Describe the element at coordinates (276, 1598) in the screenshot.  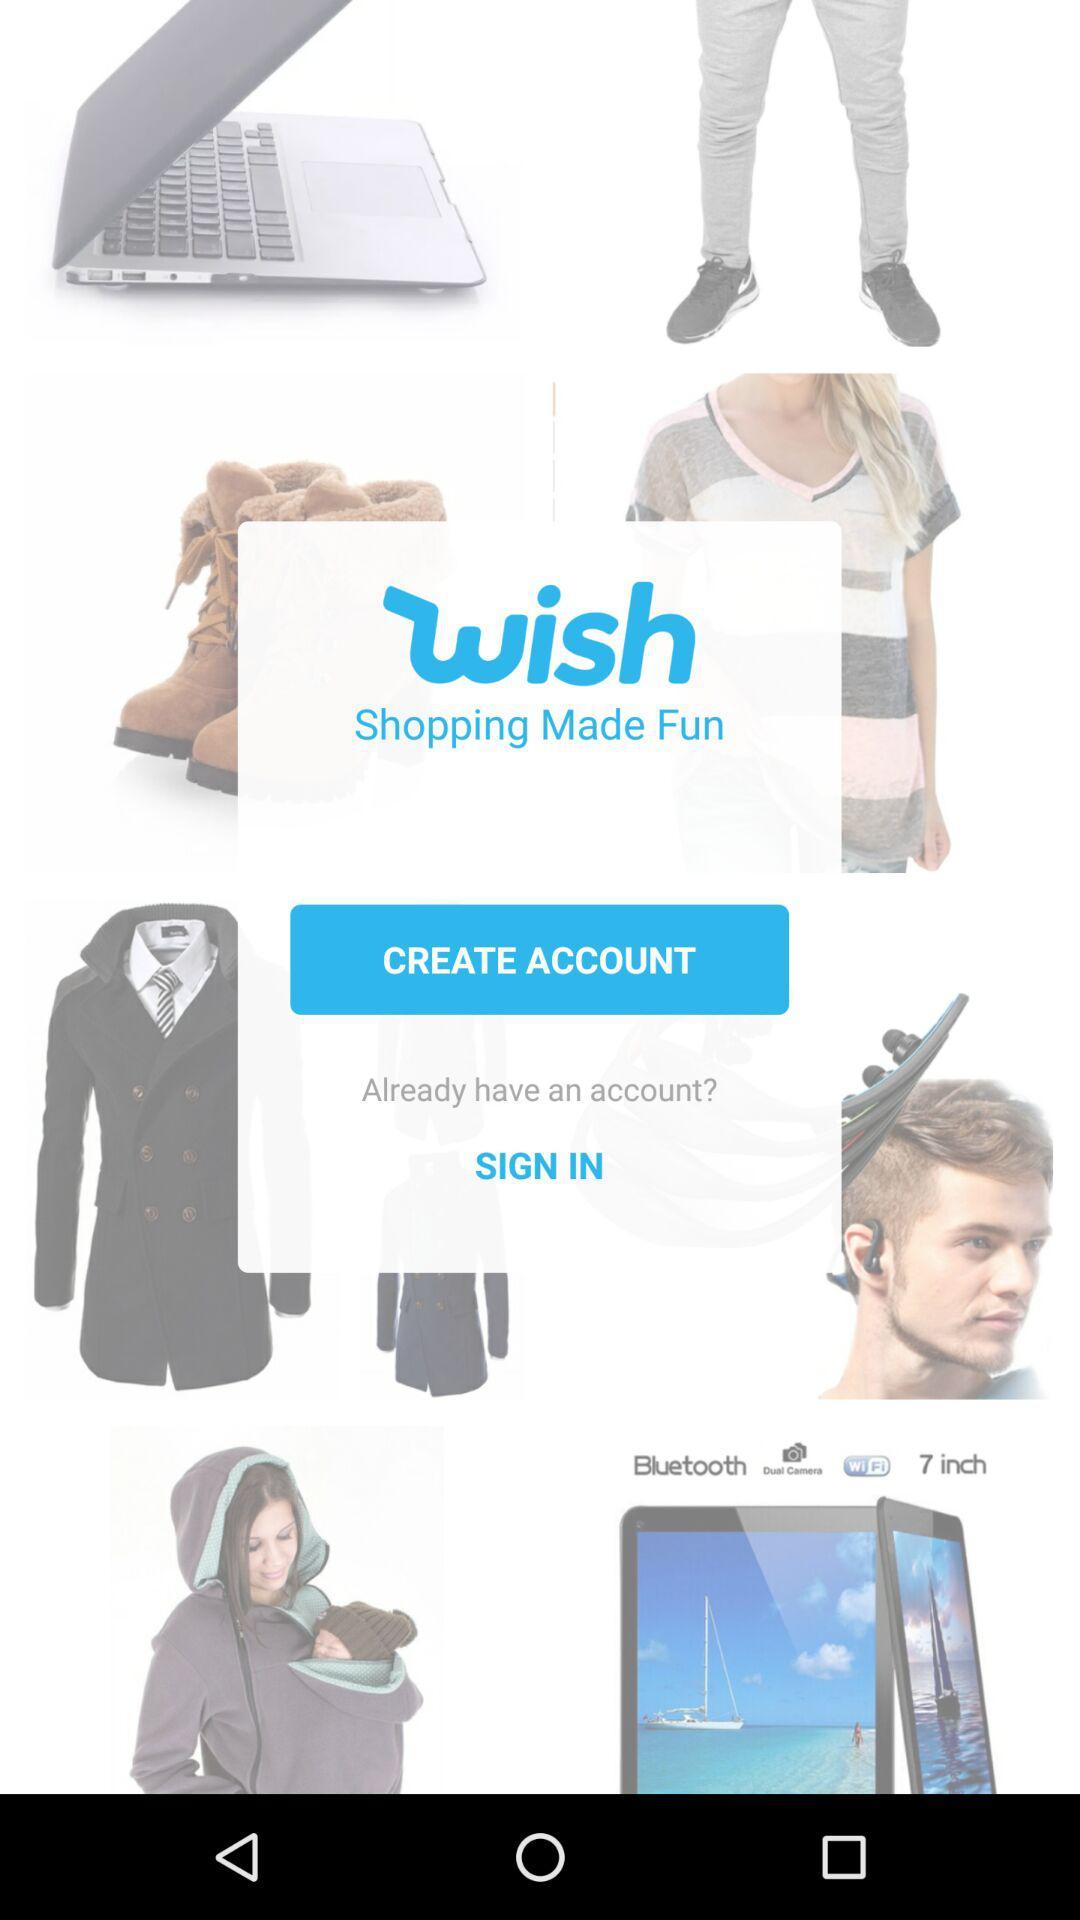
I see `icon at the bottom left corner` at that location.